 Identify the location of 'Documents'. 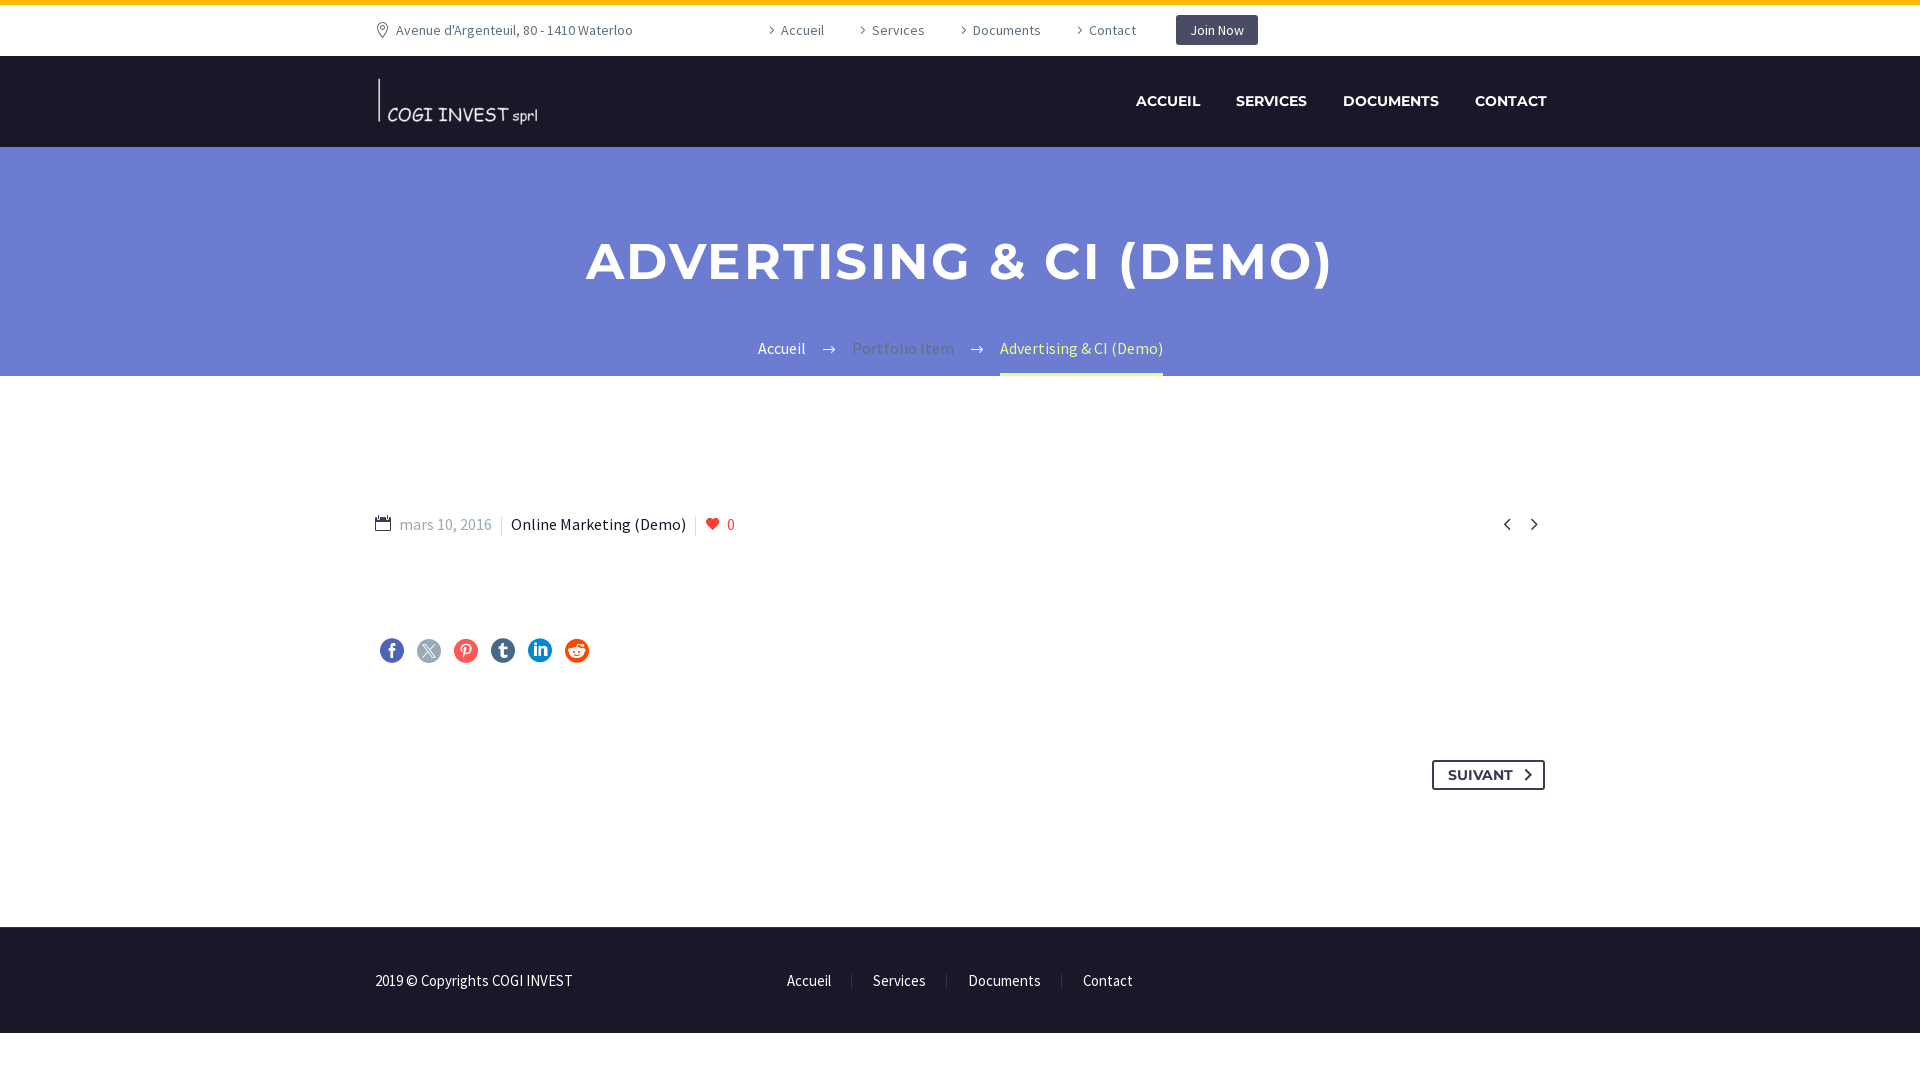
(998, 30).